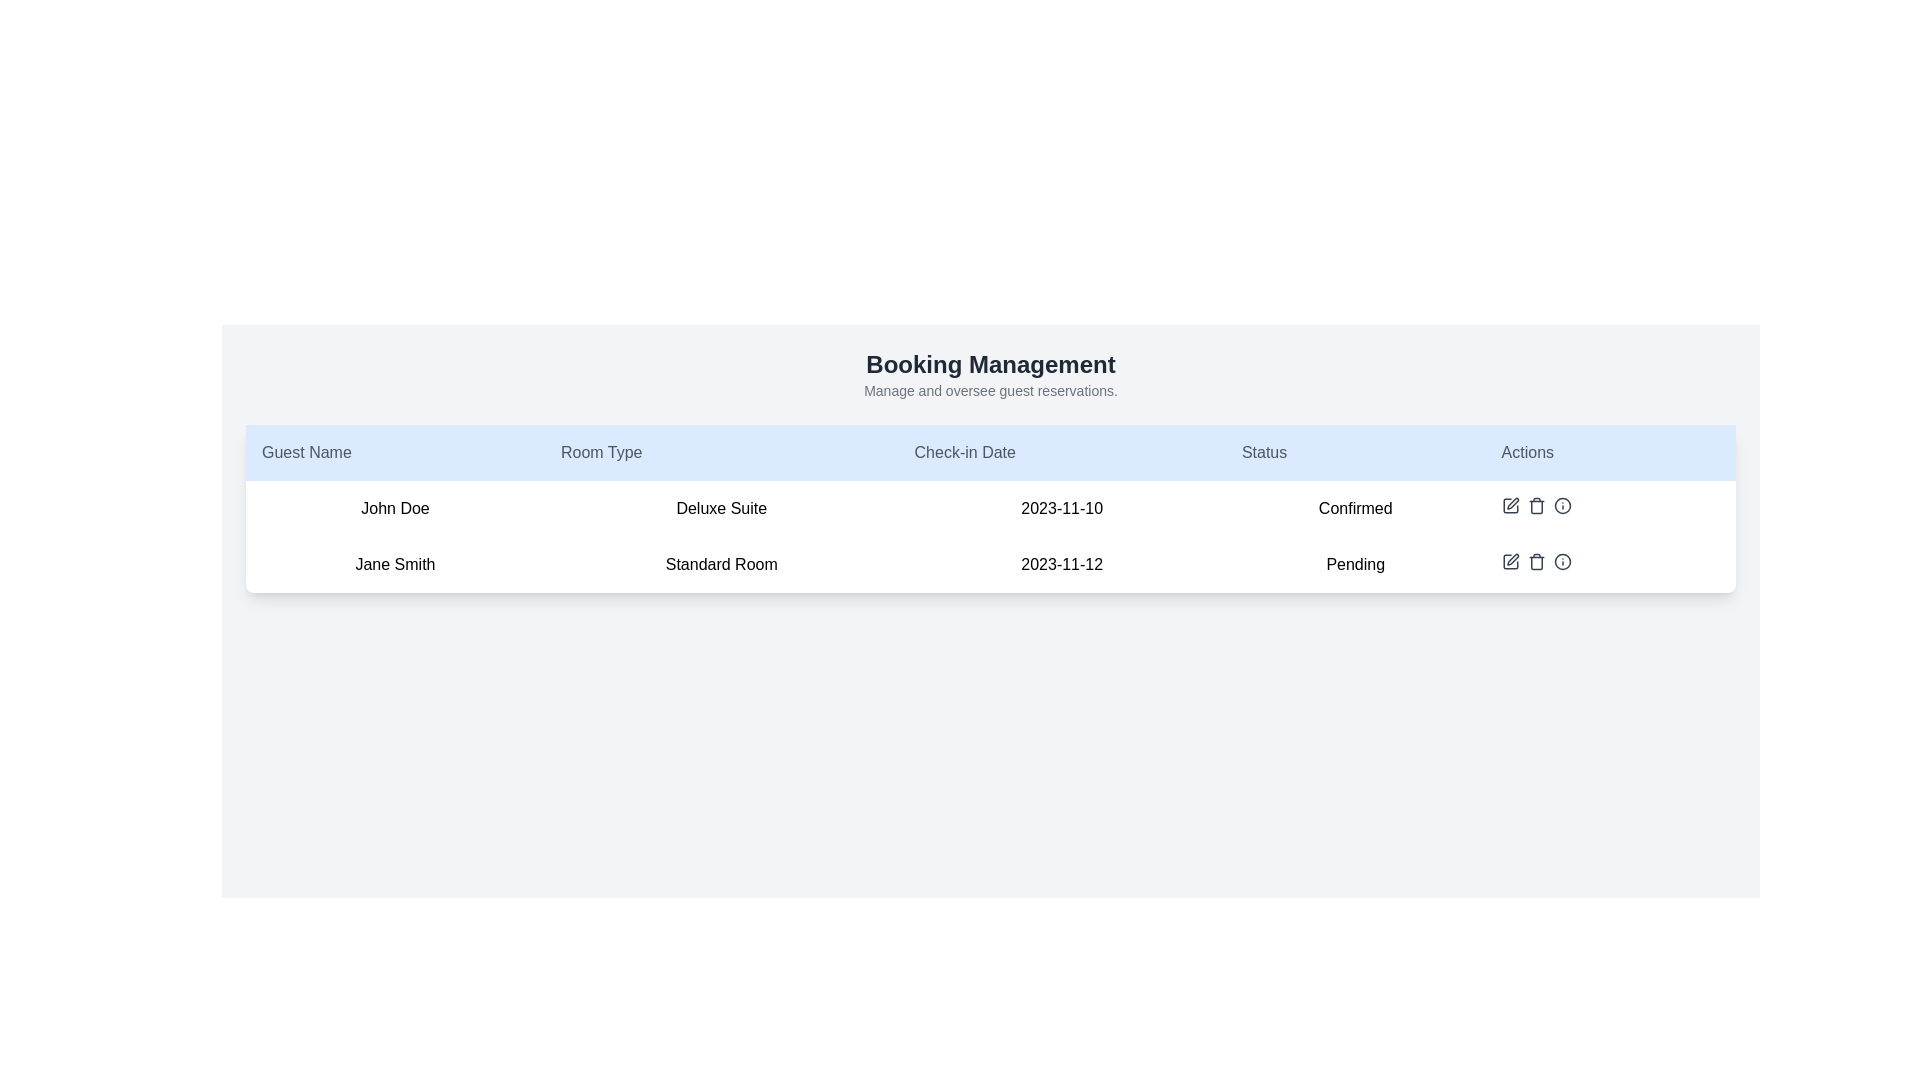  Describe the element at coordinates (990, 452) in the screenshot. I see `text content of the Table Header Row, which includes the columns 'Guest Name', 'Room Type', 'Check-in Date', 'Status', and 'Actions'` at that location.